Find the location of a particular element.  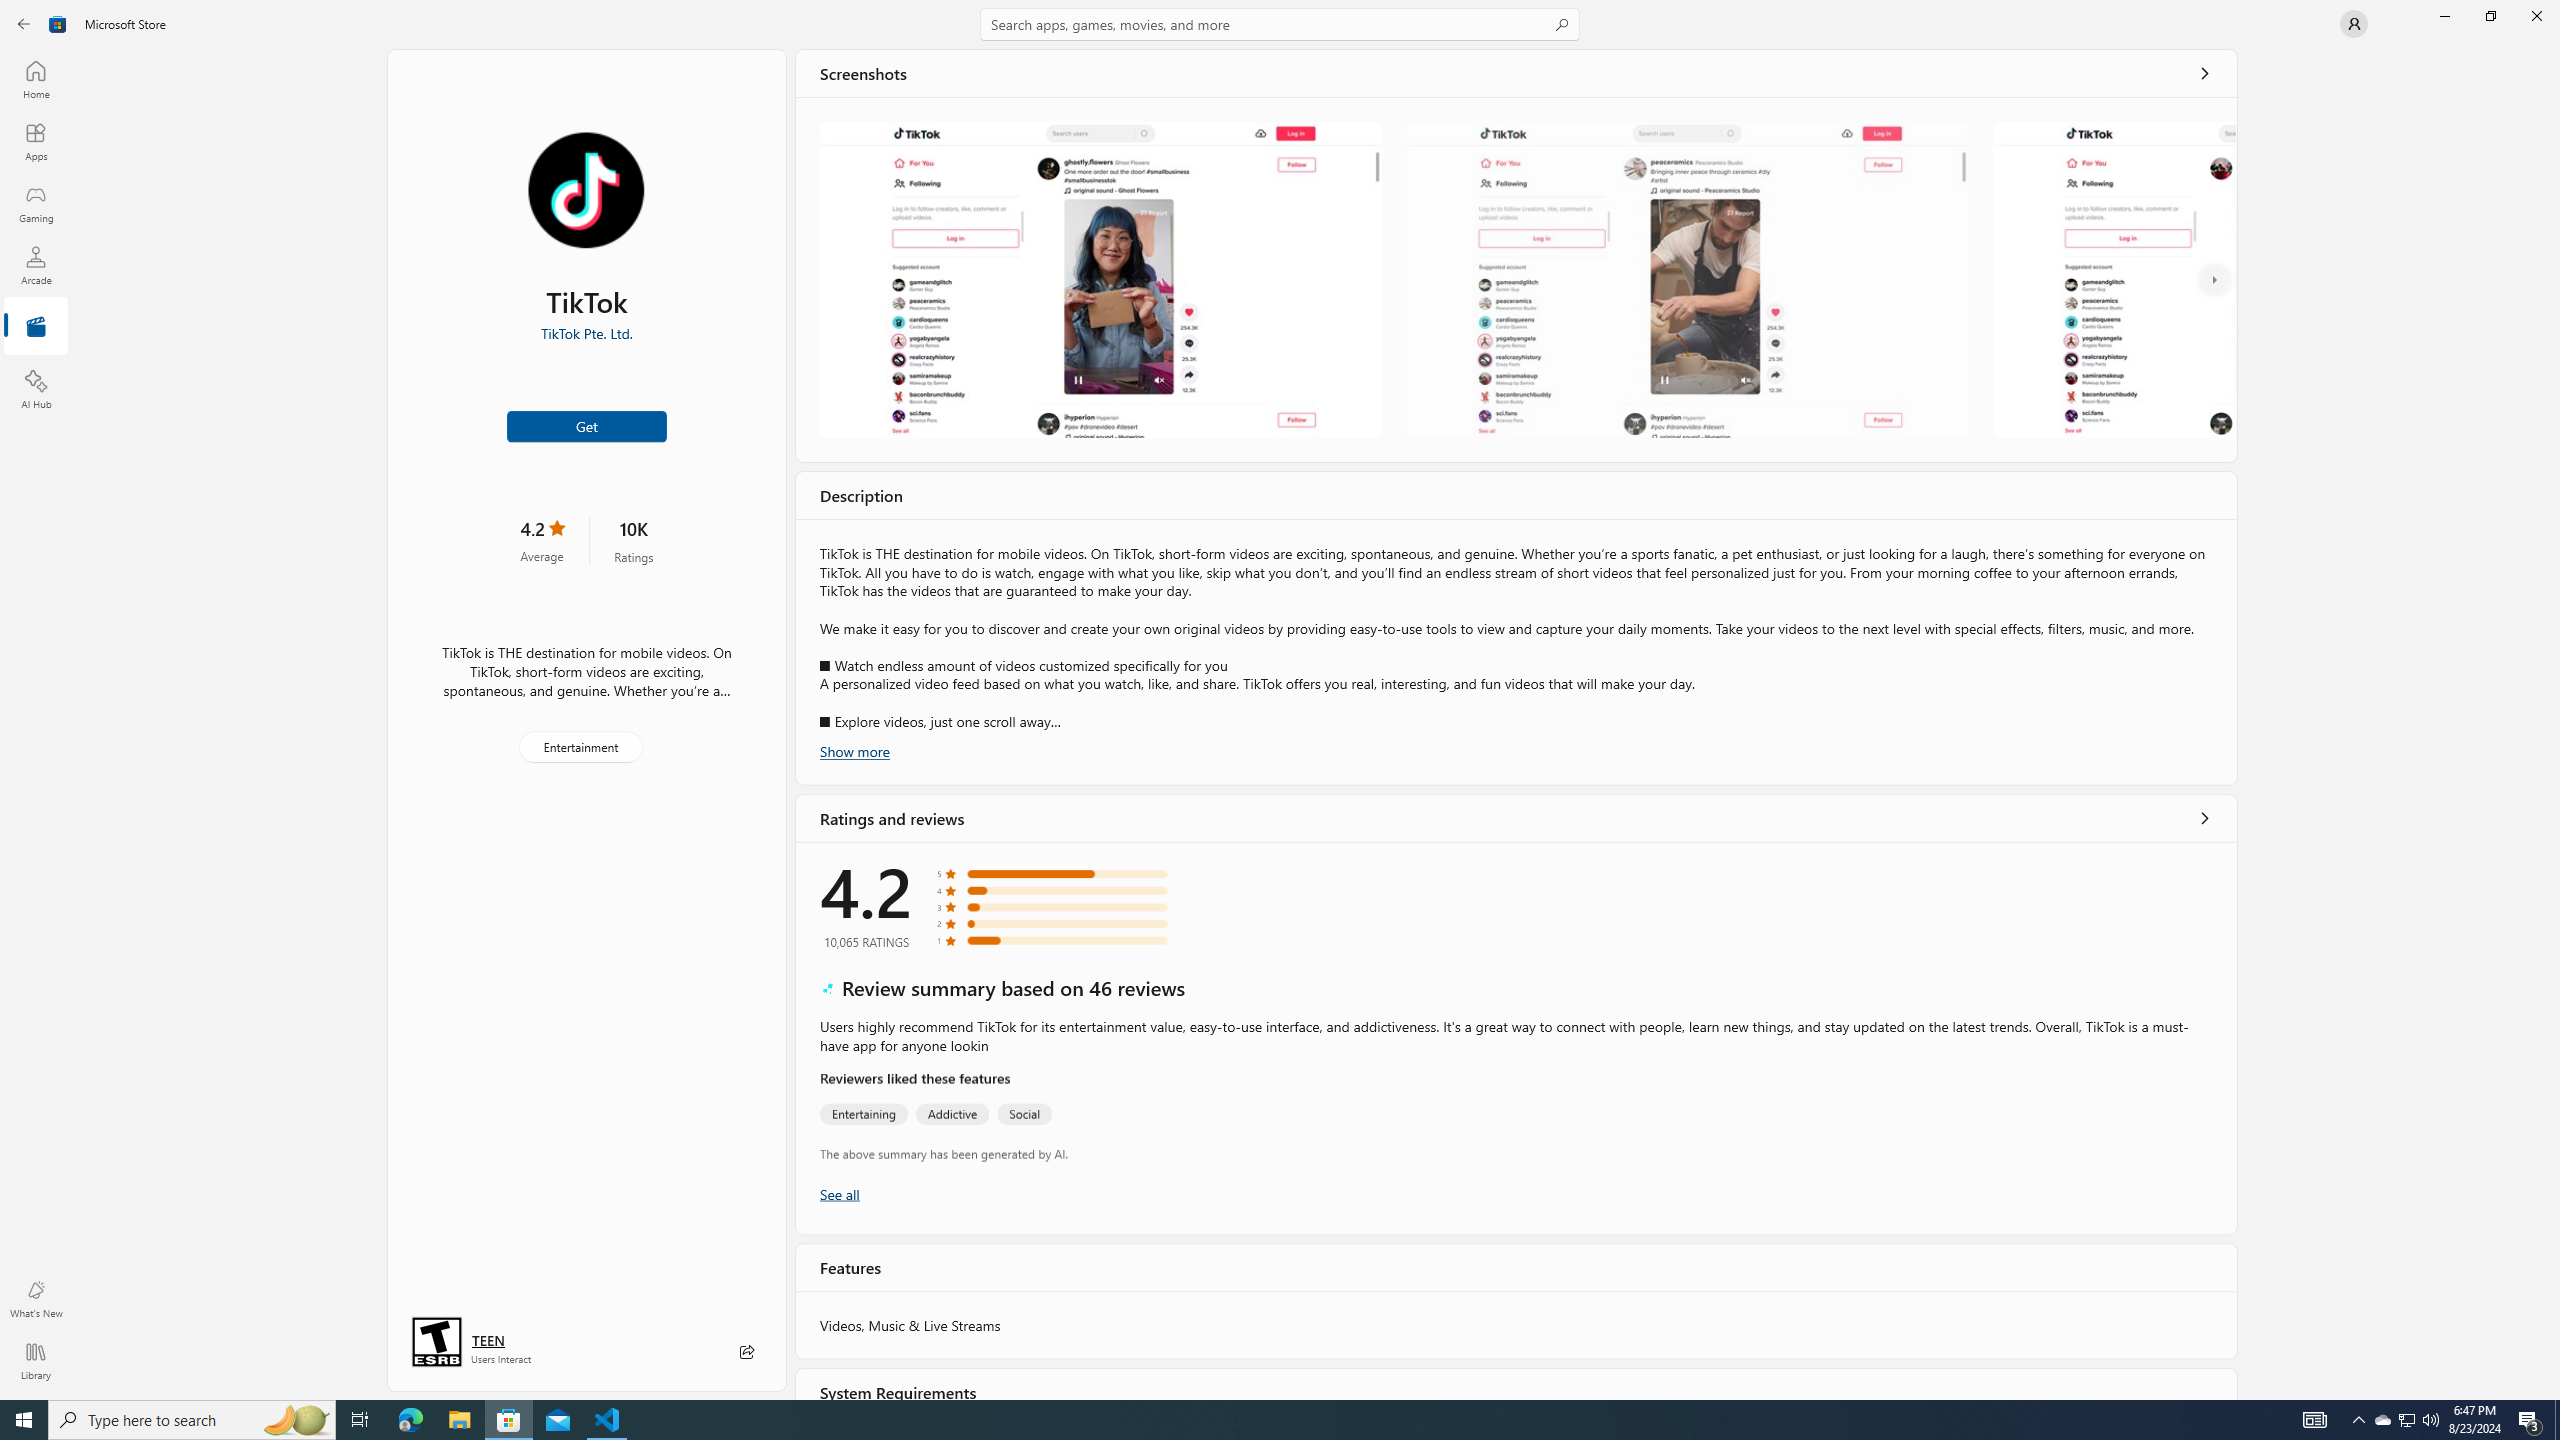

'Back' is located at coordinates (24, 22).